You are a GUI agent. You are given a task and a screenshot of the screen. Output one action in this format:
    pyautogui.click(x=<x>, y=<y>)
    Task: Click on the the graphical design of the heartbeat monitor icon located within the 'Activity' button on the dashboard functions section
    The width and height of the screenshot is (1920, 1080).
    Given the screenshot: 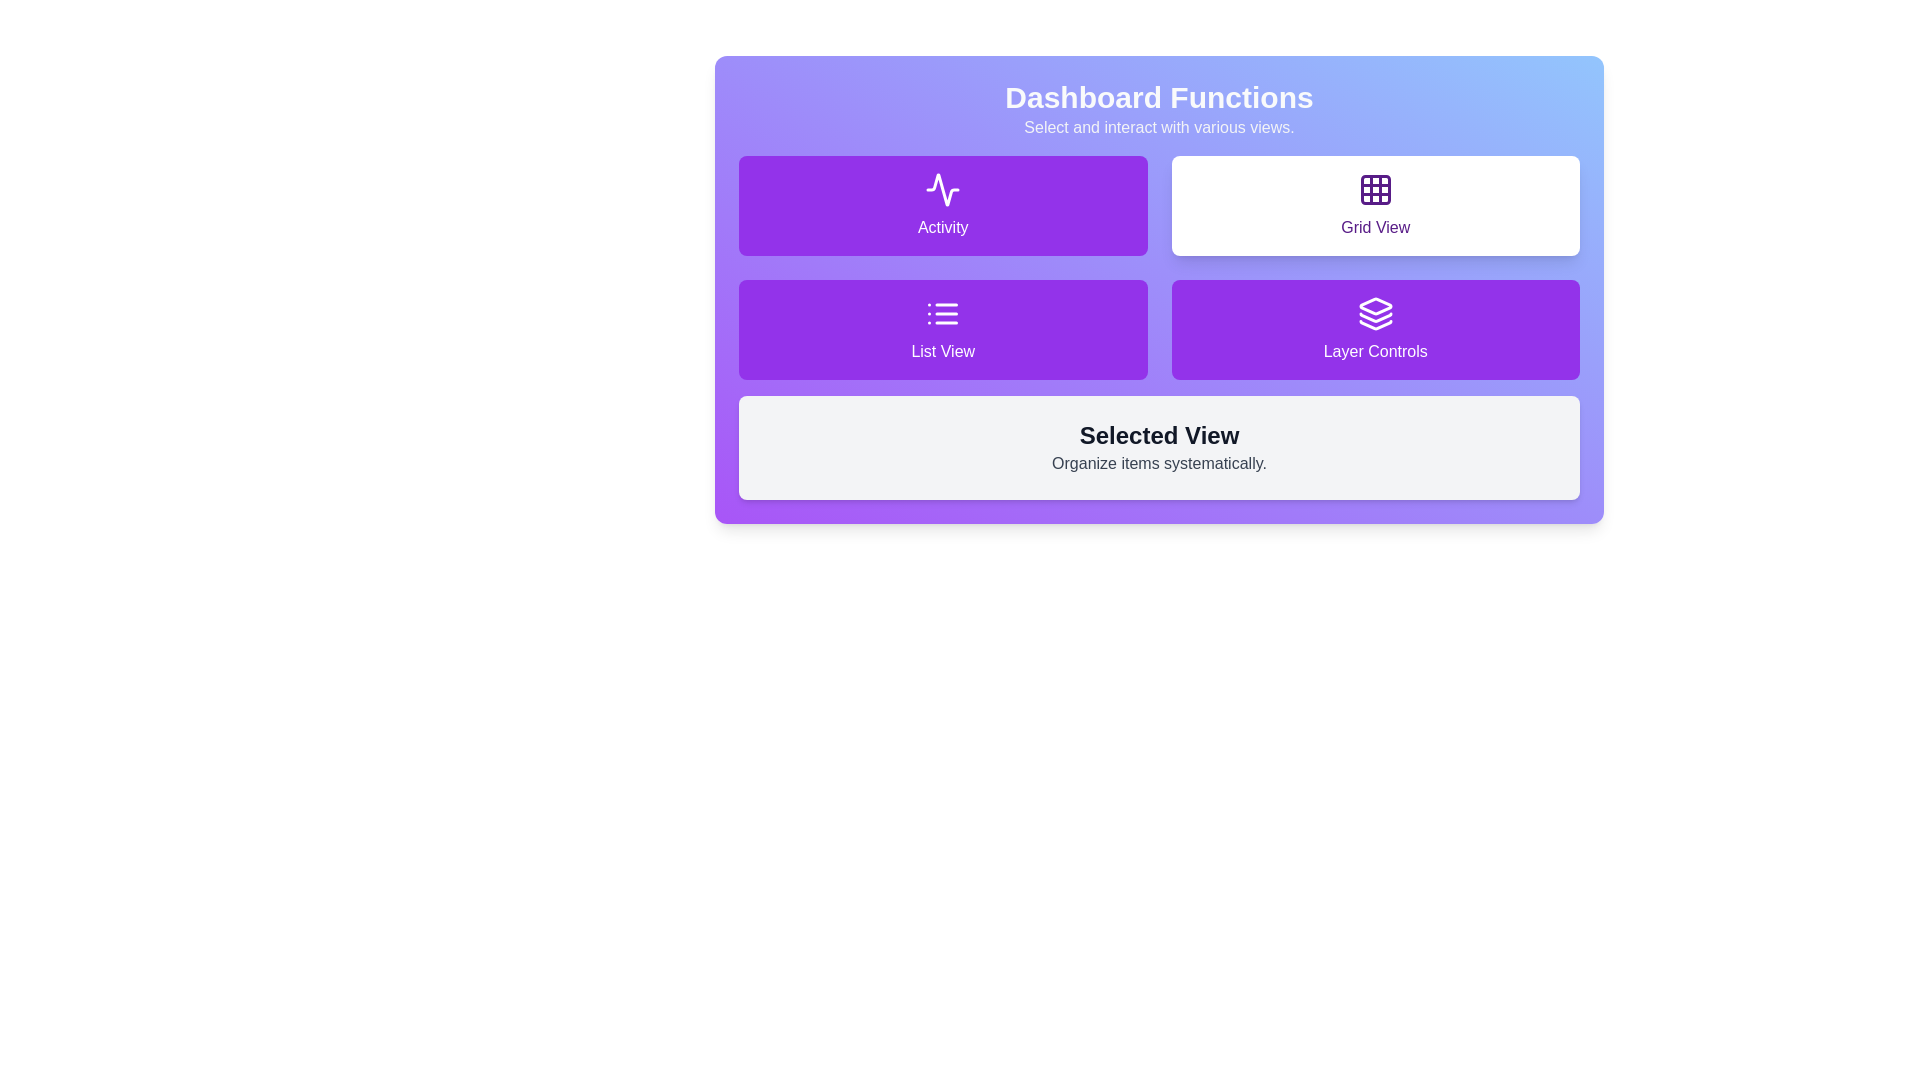 What is the action you would take?
    pyautogui.click(x=942, y=189)
    